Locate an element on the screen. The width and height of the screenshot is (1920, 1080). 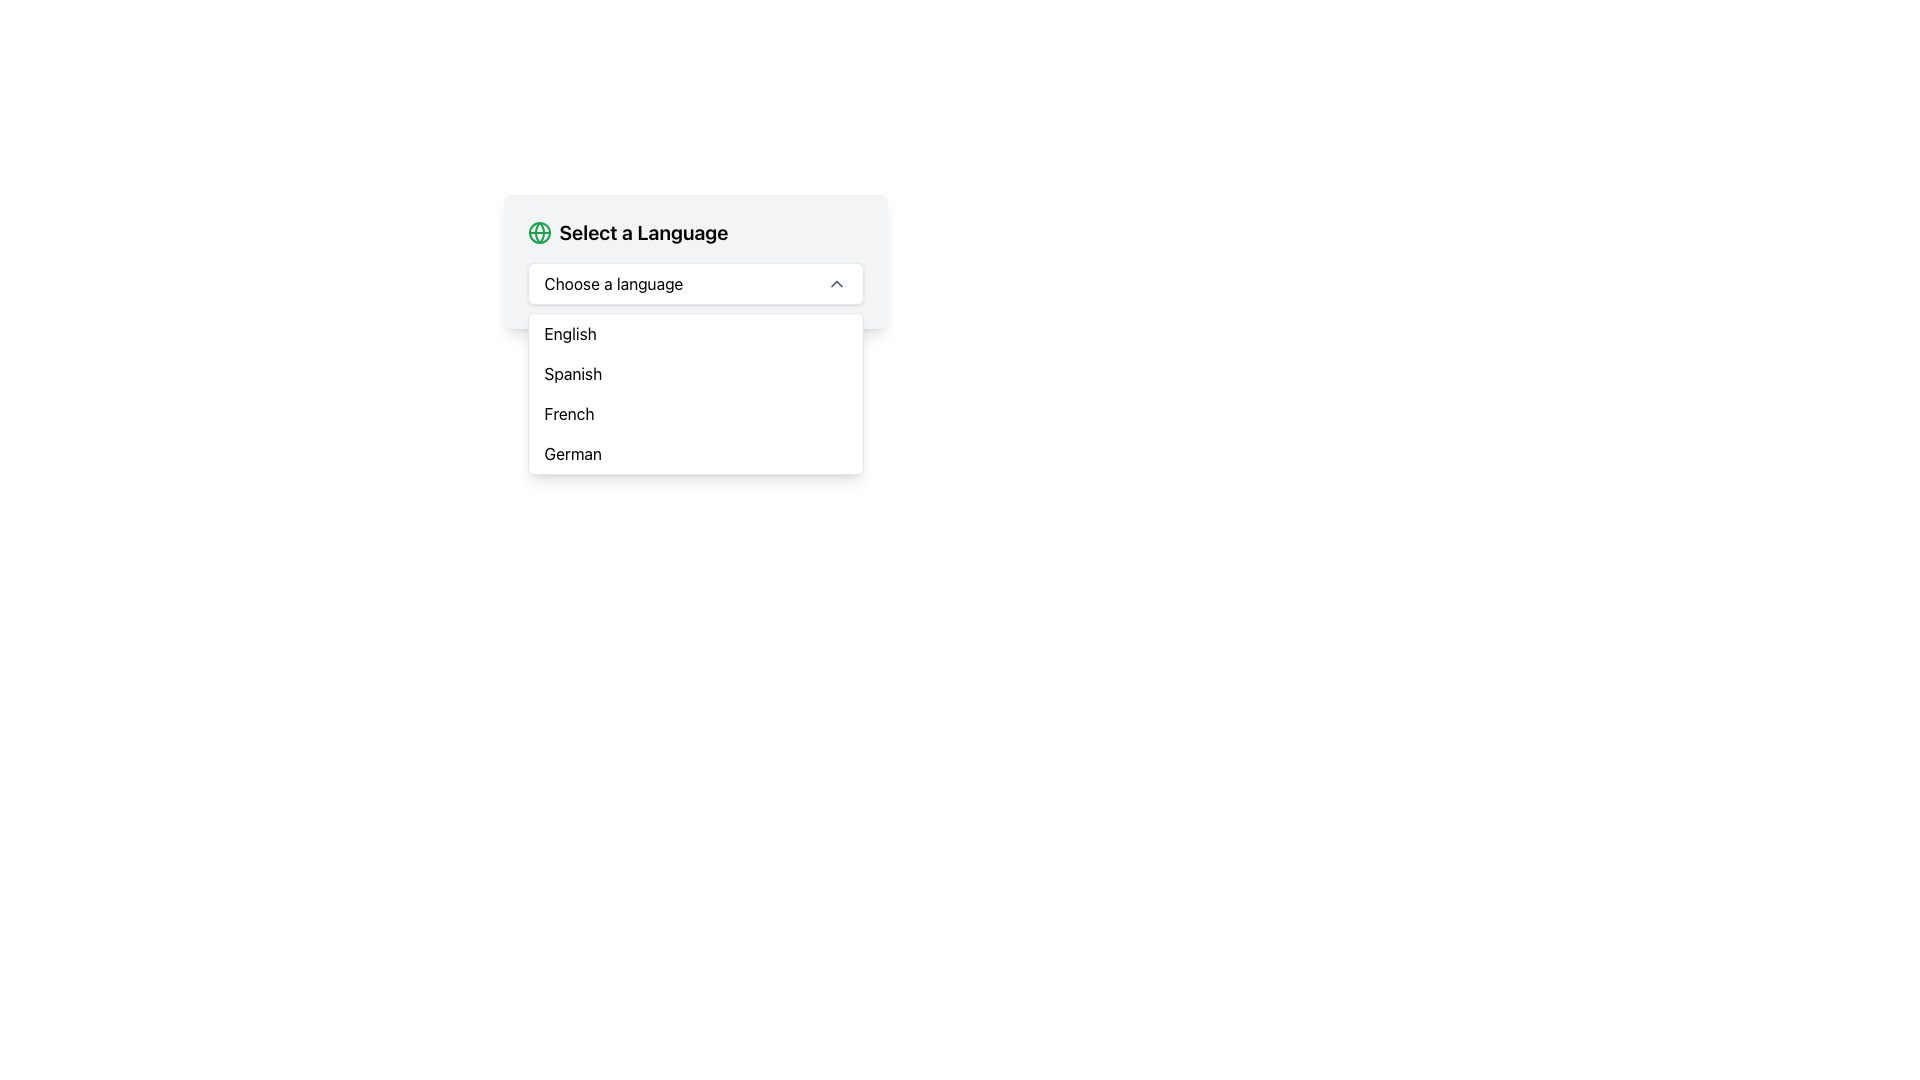
the icon that toggles the dropdown menu for language selection, located to the far right within the 'Choose a language' selection box is located at coordinates (836, 284).